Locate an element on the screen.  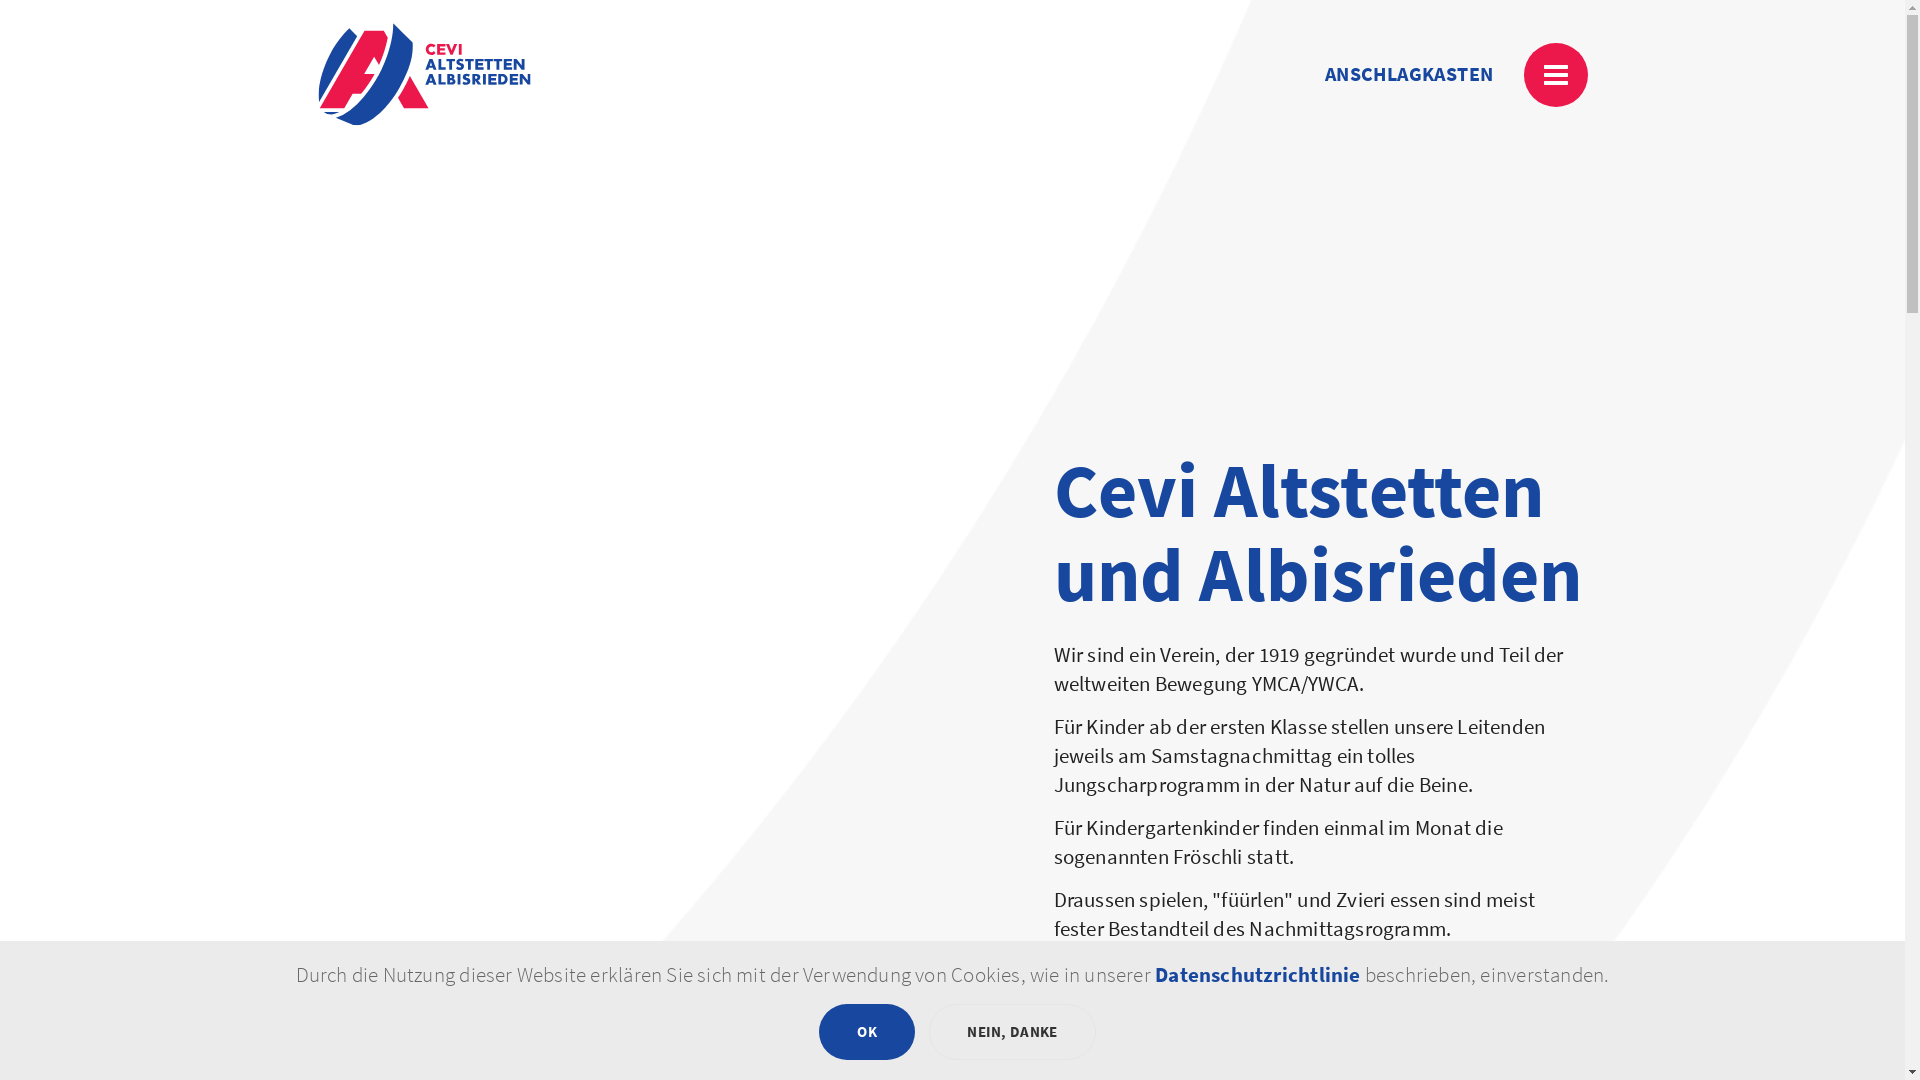
'ANSCHLAGKASTEN' is located at coordinates (1324, 72).